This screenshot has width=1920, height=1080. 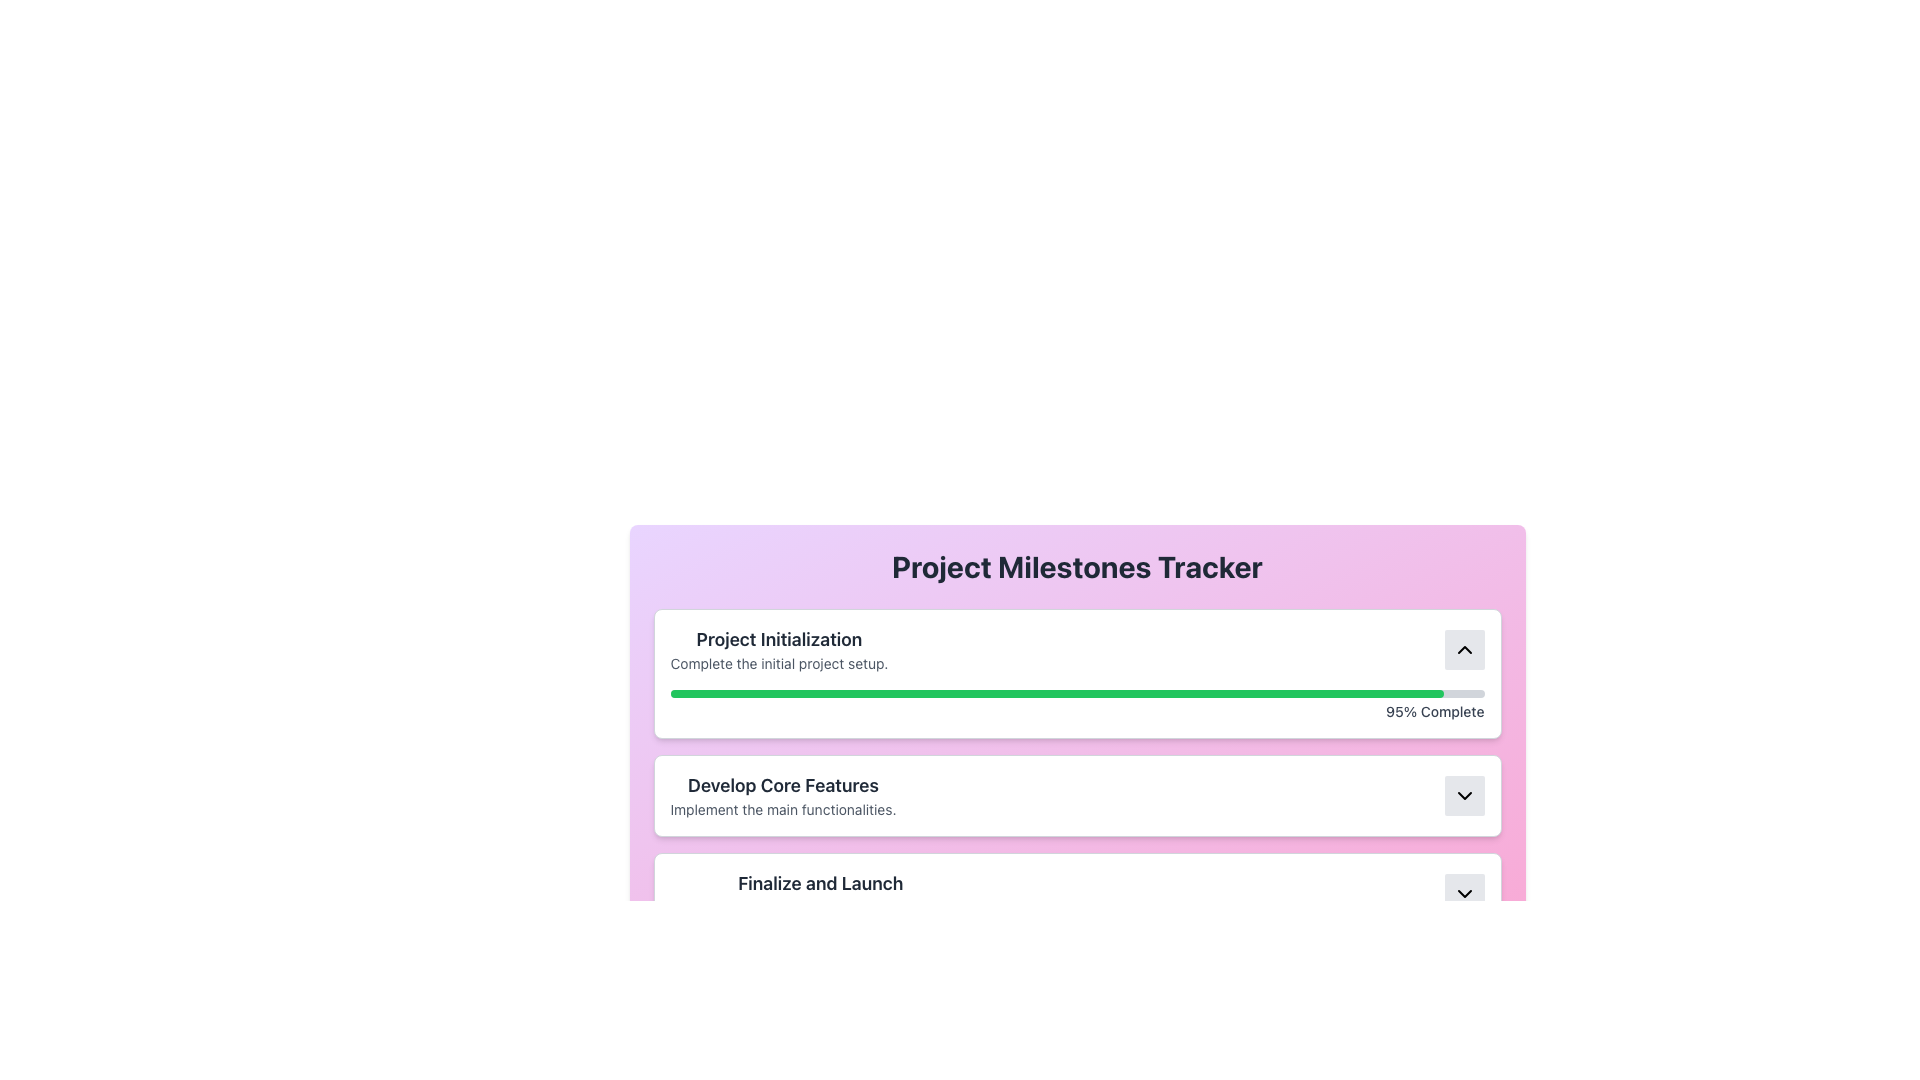 I want to click on the progress bar representing 95% completion under the 'Project Initialization' heading in the '95% Complete' section, so click(x=1076, y=693).